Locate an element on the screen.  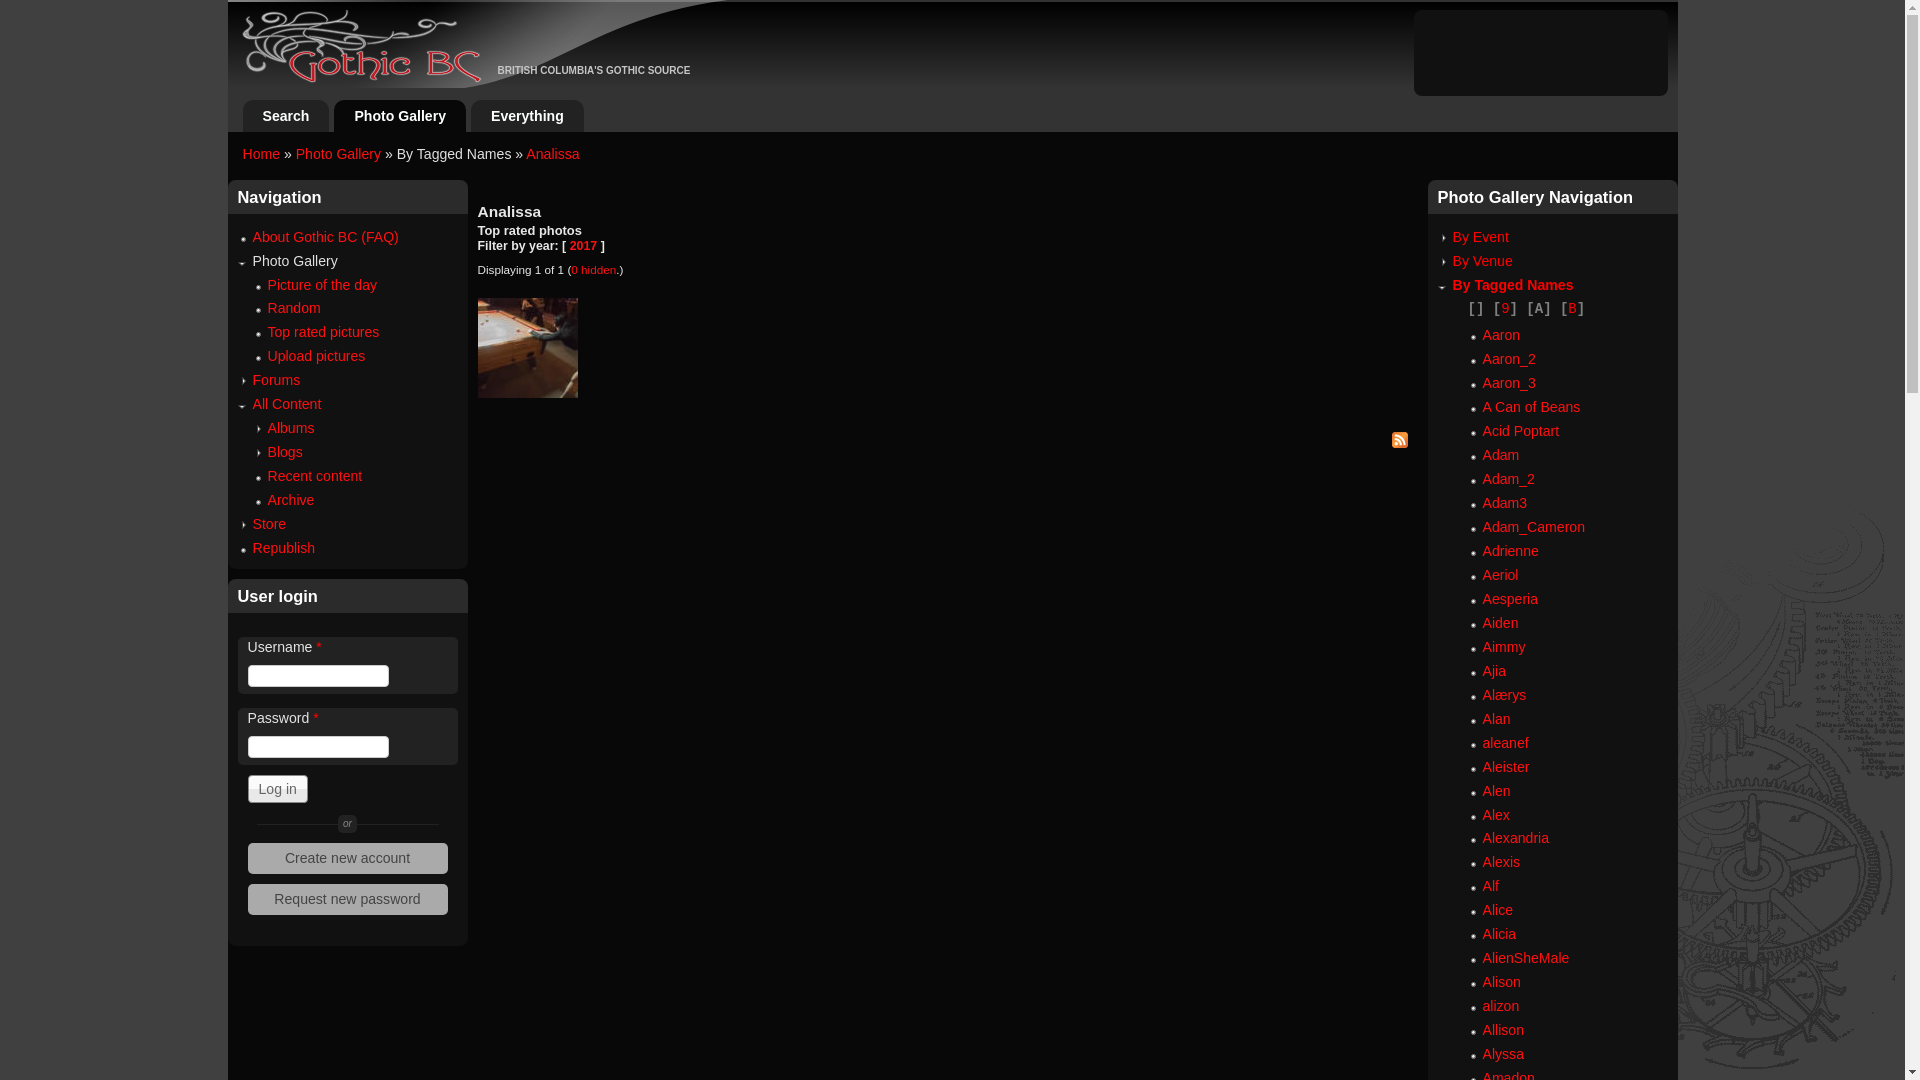
'By Event' is located at coordinates (1451, 235).